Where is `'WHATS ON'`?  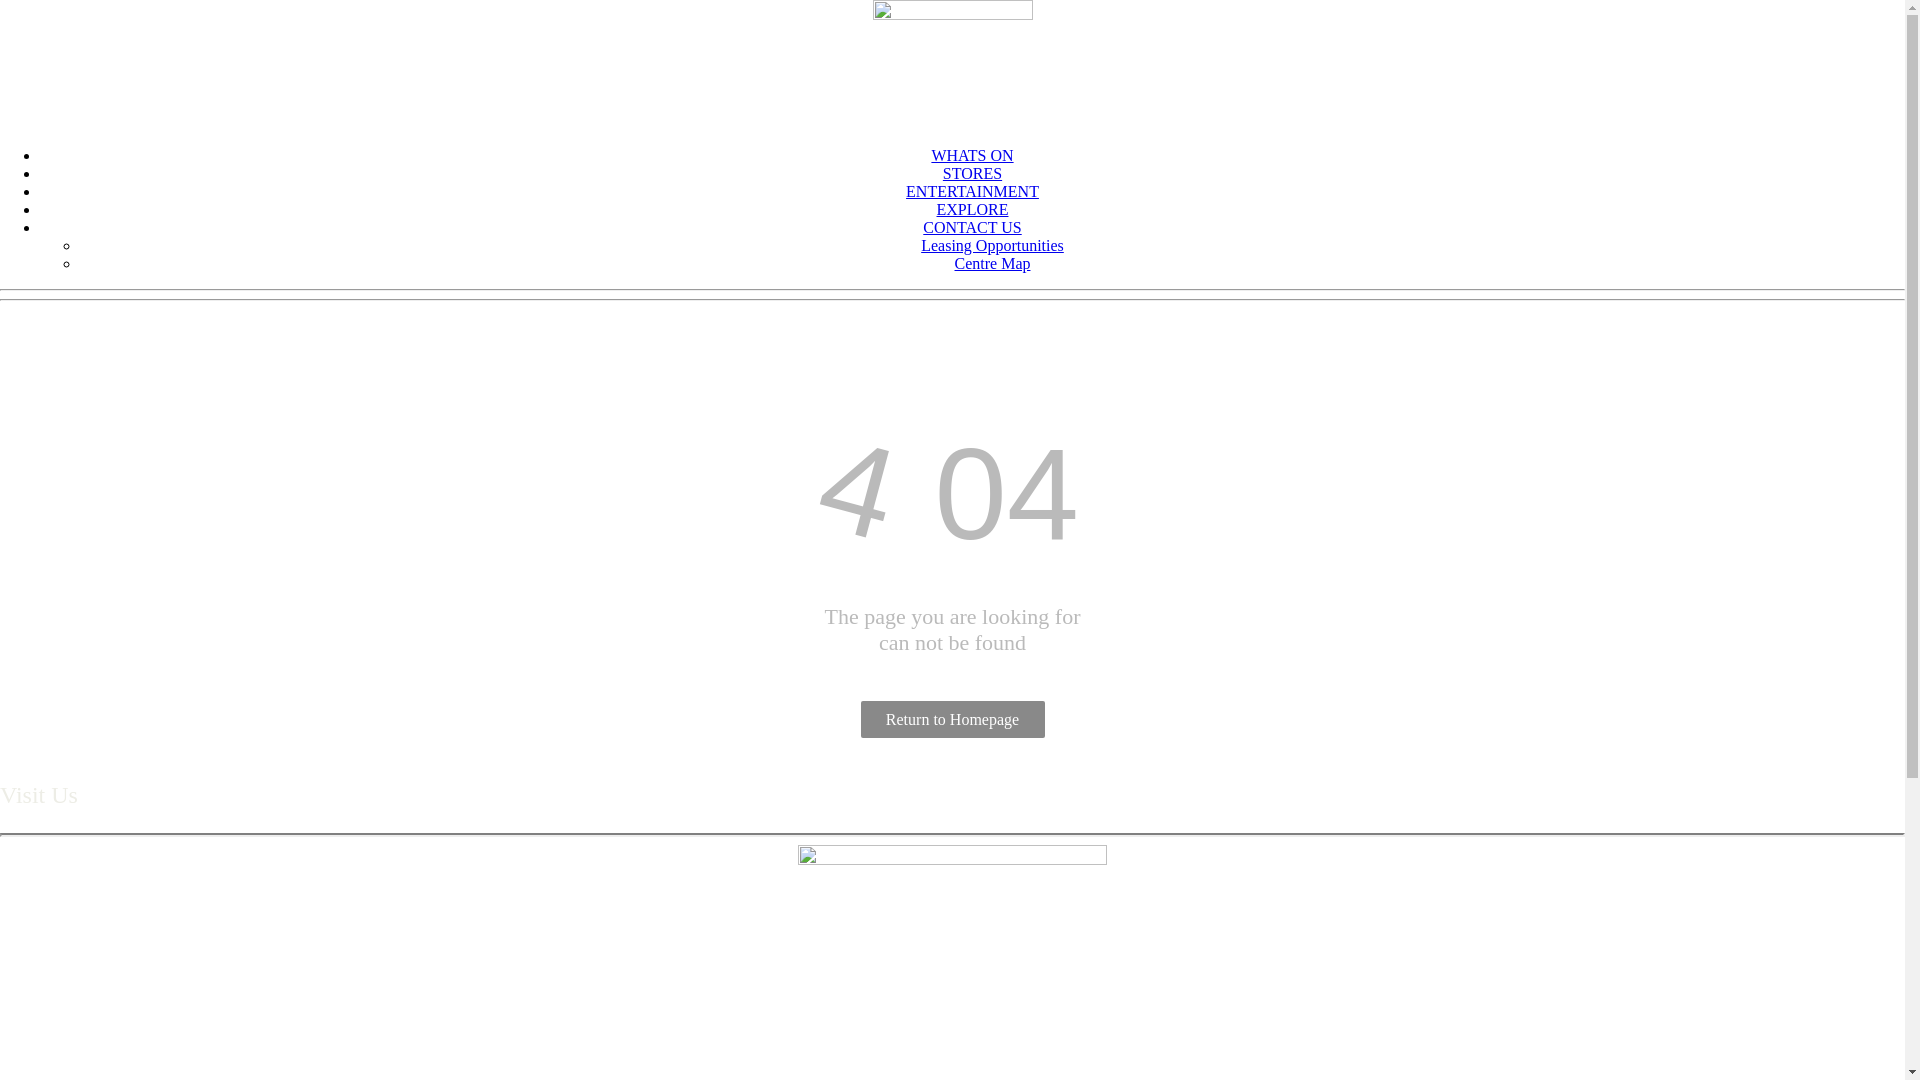 'WHATS ON' is located at coordinates (971, 154).